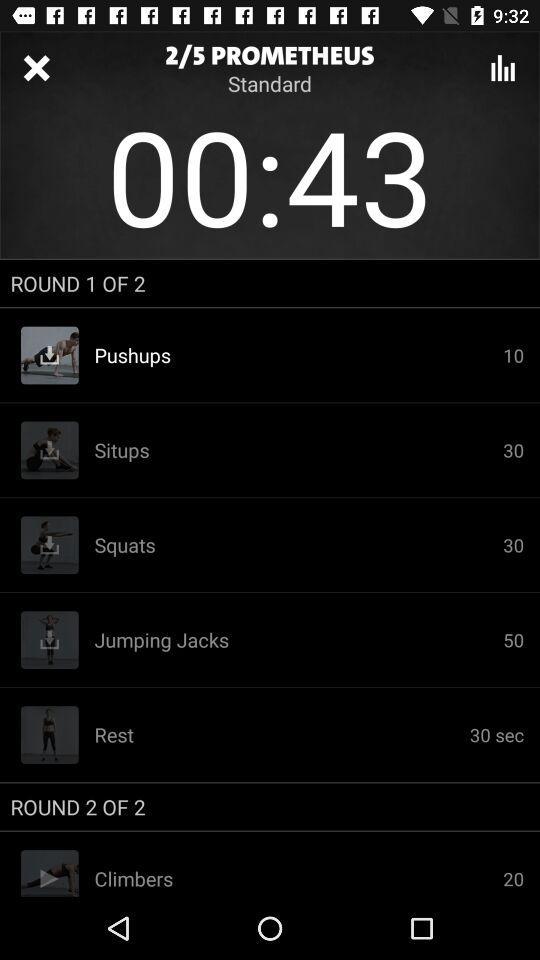 The image size is (540, 960). I want to click on show a graphic about lose weight, so click(502, 68).